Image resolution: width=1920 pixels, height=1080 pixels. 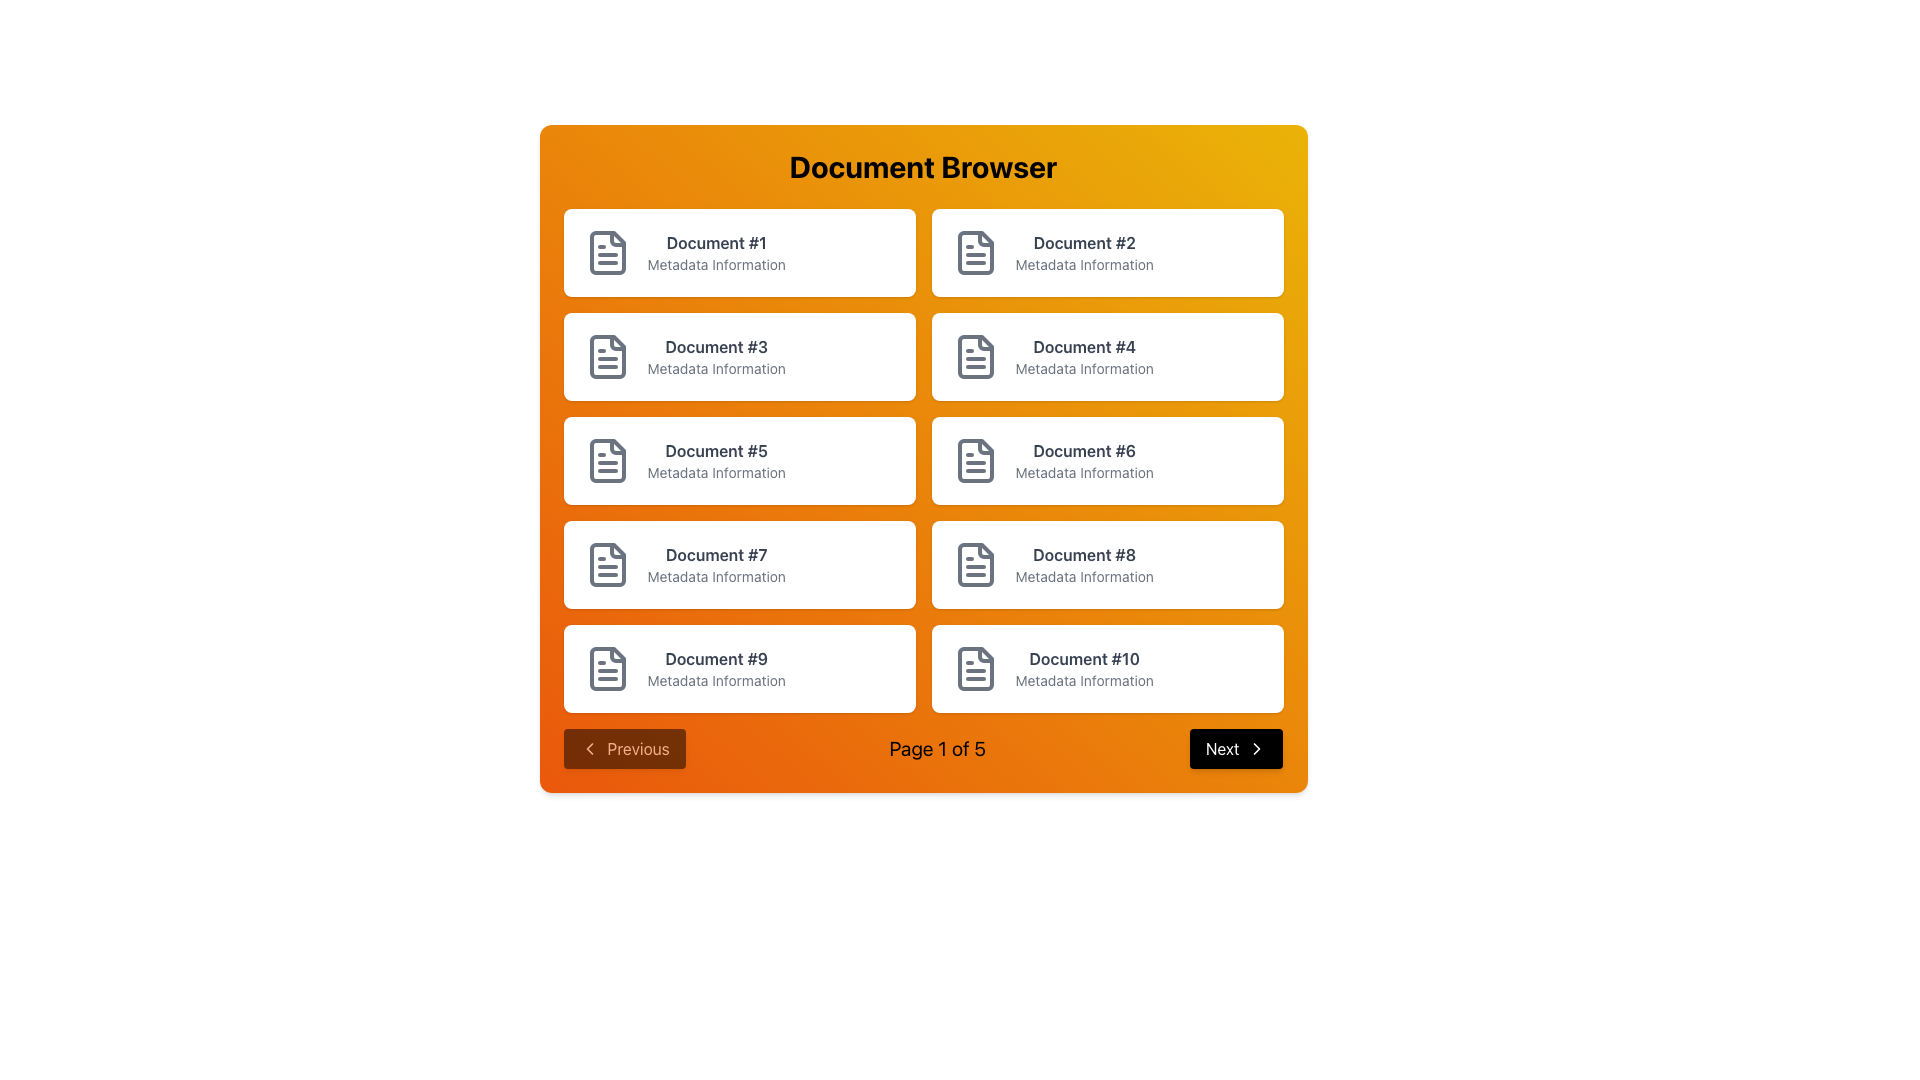 What do you see at coordinates (716, 346) in the screenshot?
I see `the title text label for 'Document #3', which is located at the top of the third card in the first row of the document grid layout` at bounding box center [716, 346].